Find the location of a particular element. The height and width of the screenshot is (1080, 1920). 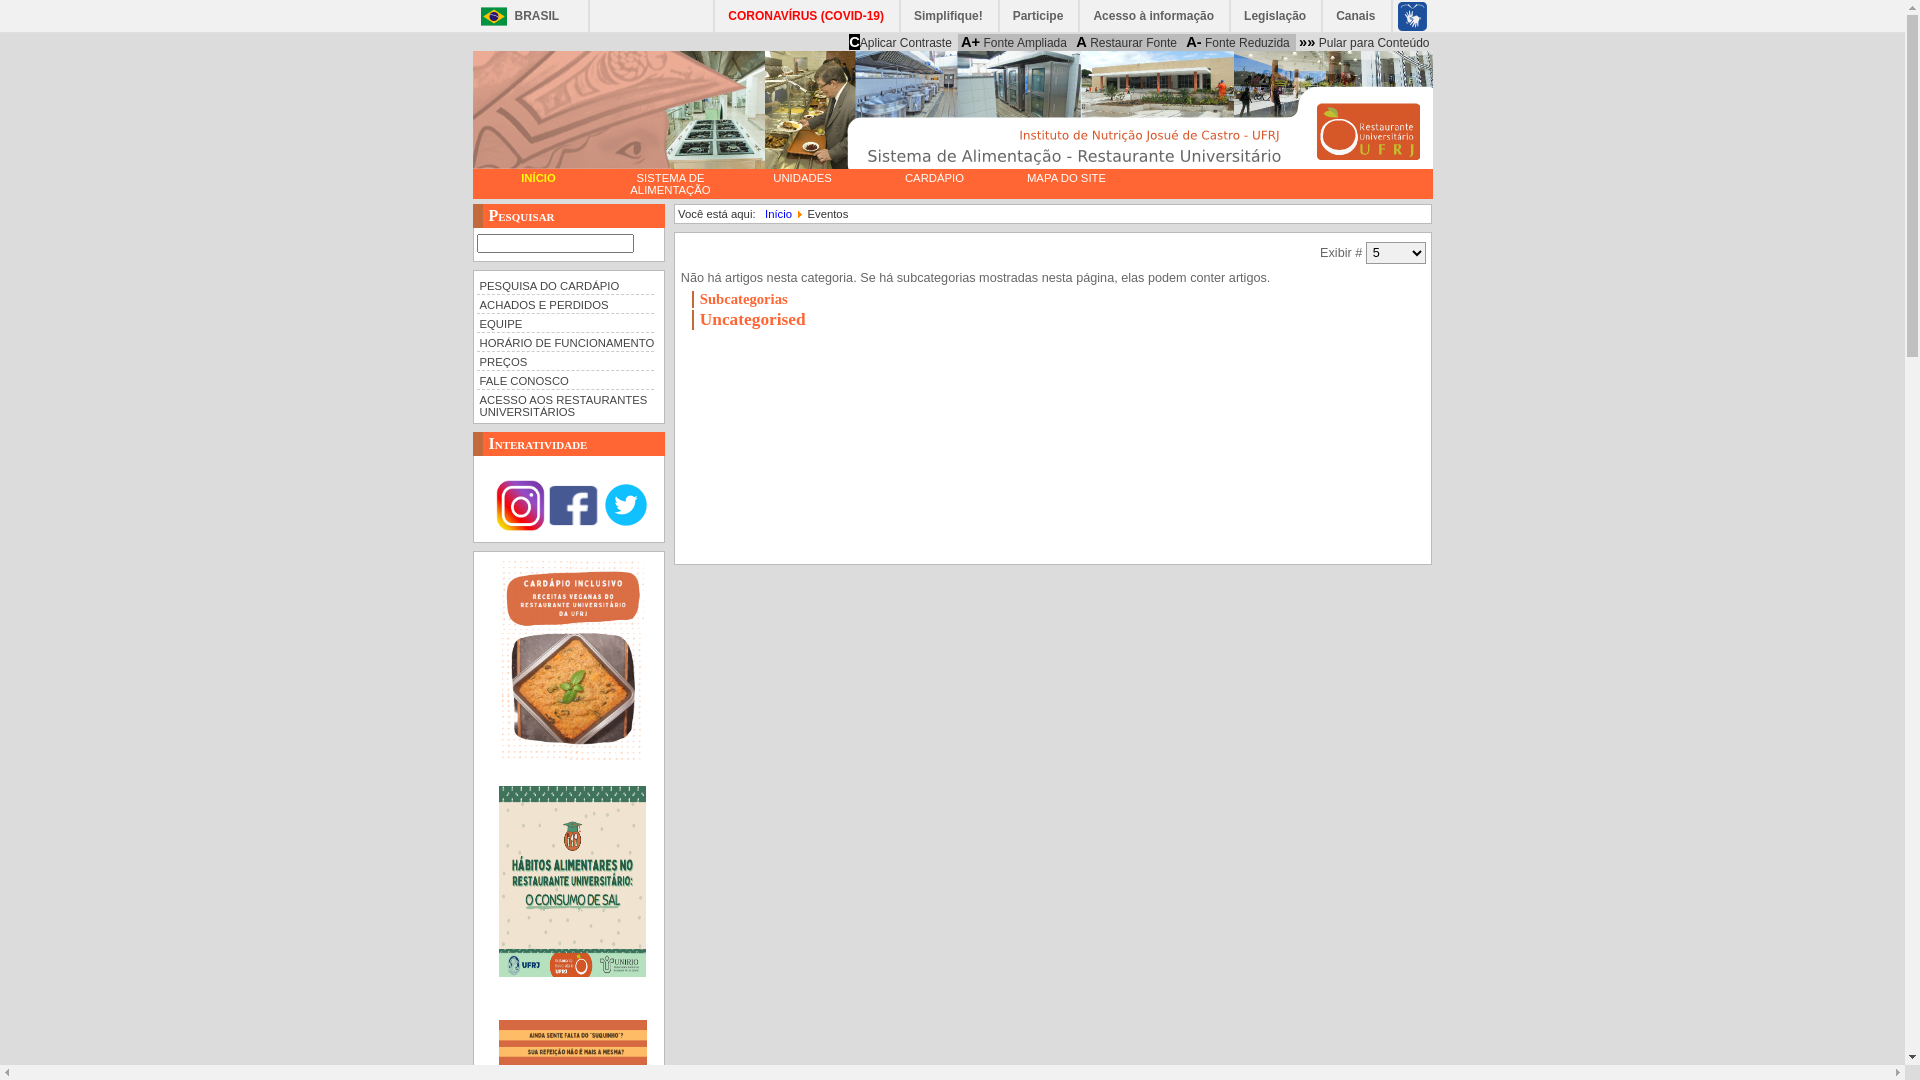

'CAplicar Contraste' is located at coordinates (899, 42).